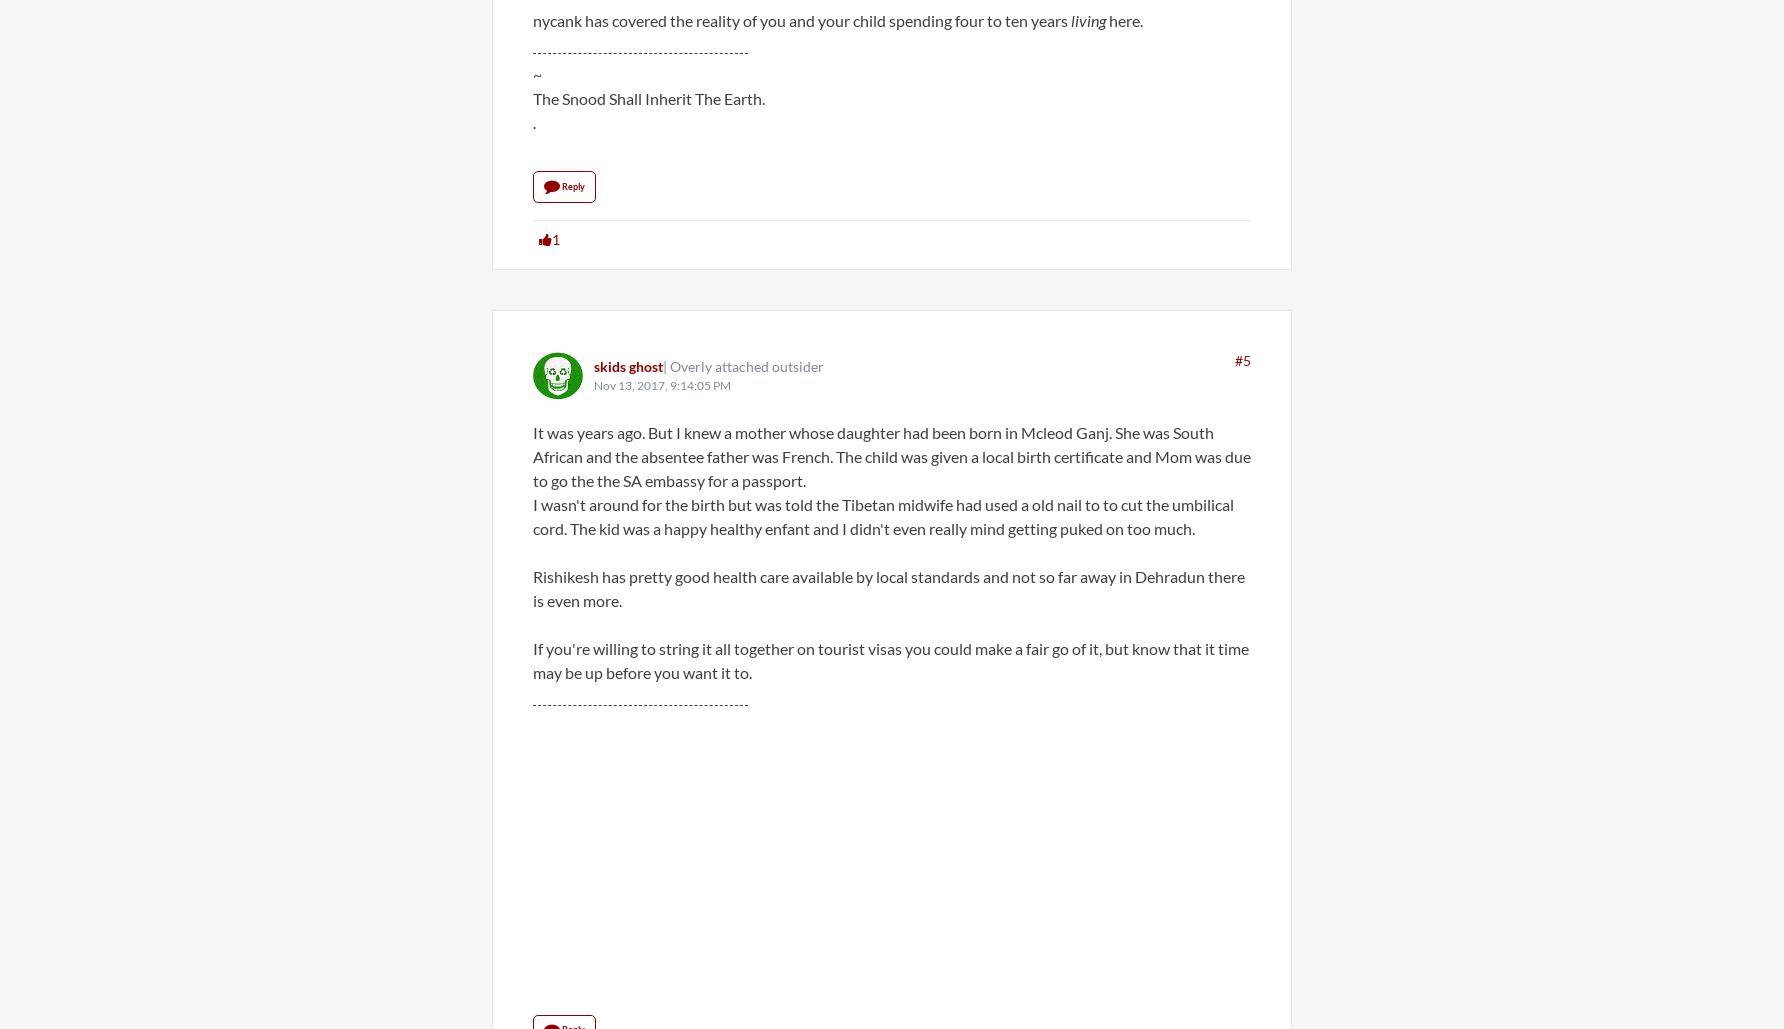 This screenshot has width=1784, height=1029. What do you see at coordinates (1069, 20) in the screenshot?
I see `'living'` at bounding box center [1069, 20].